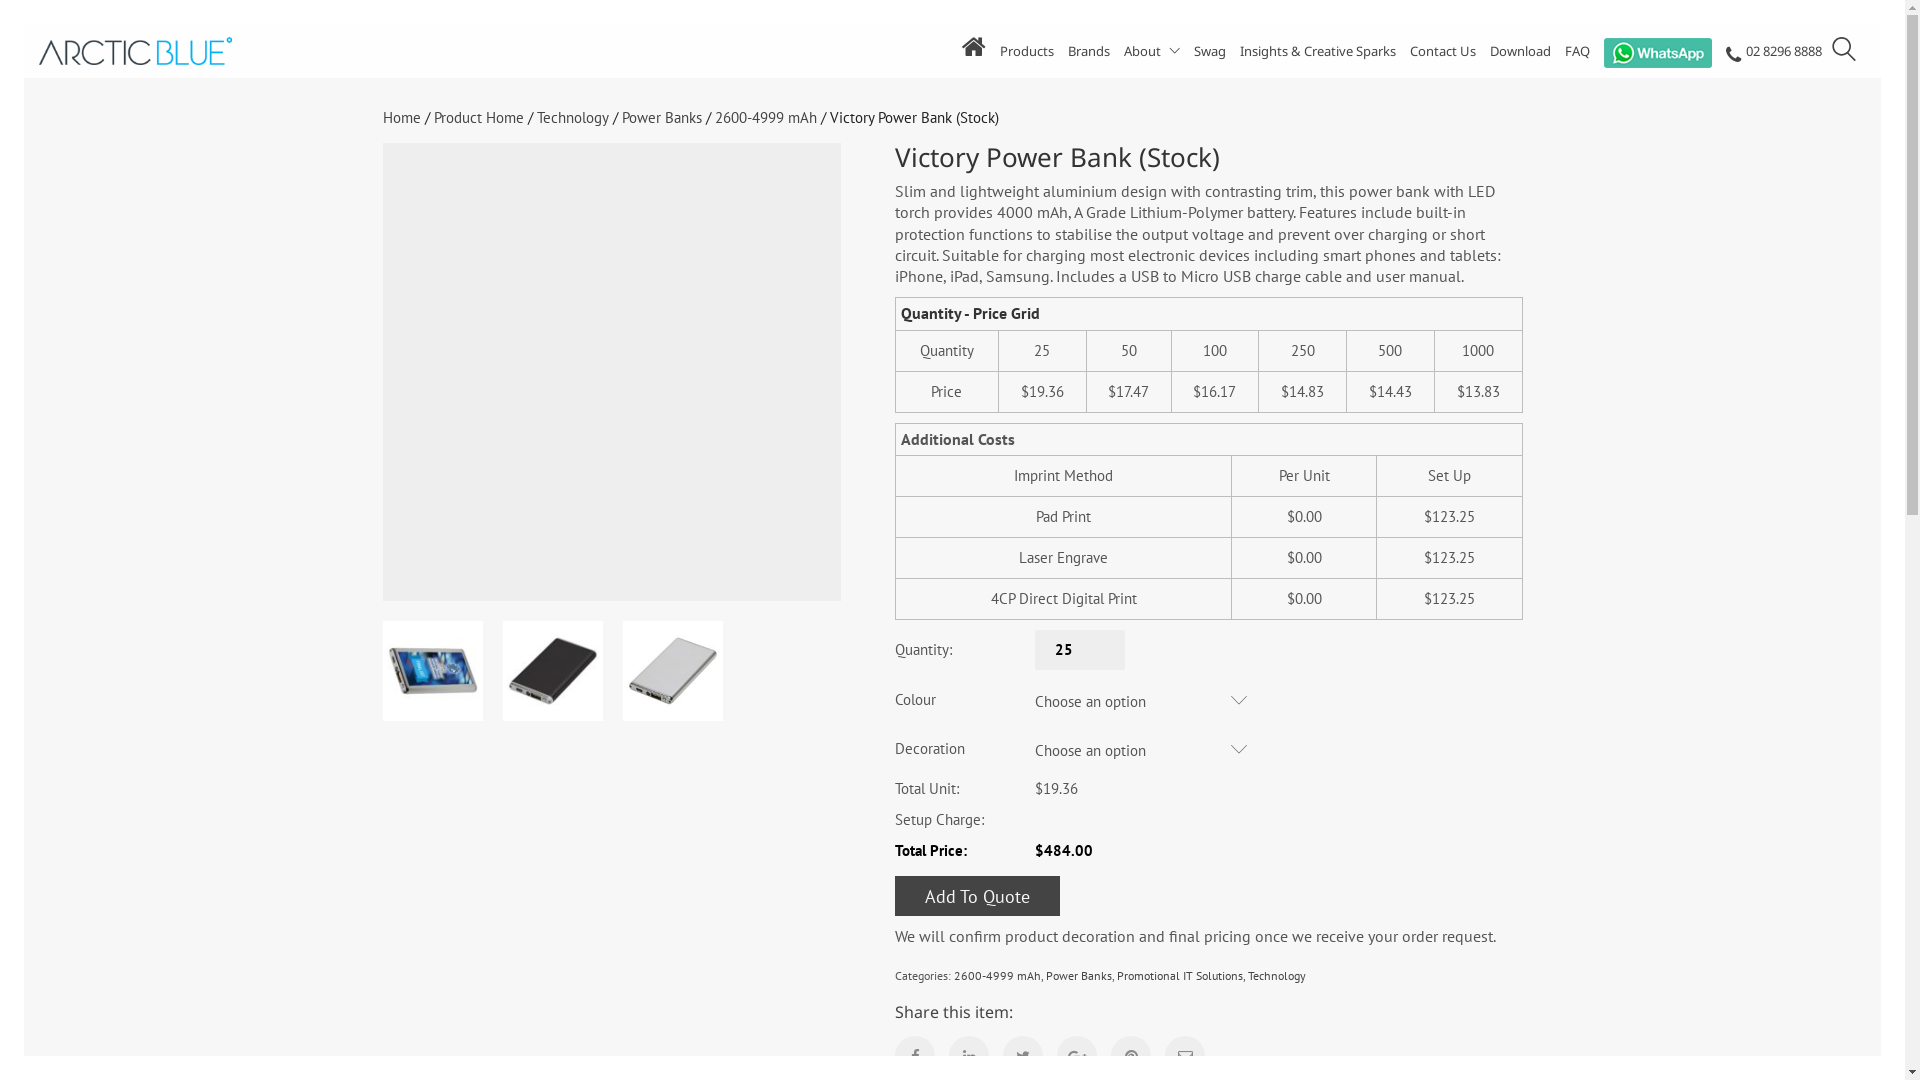 This screenshot has width=1920, height=1080. I want to click on 'Contact Us', so click(1409, 50).